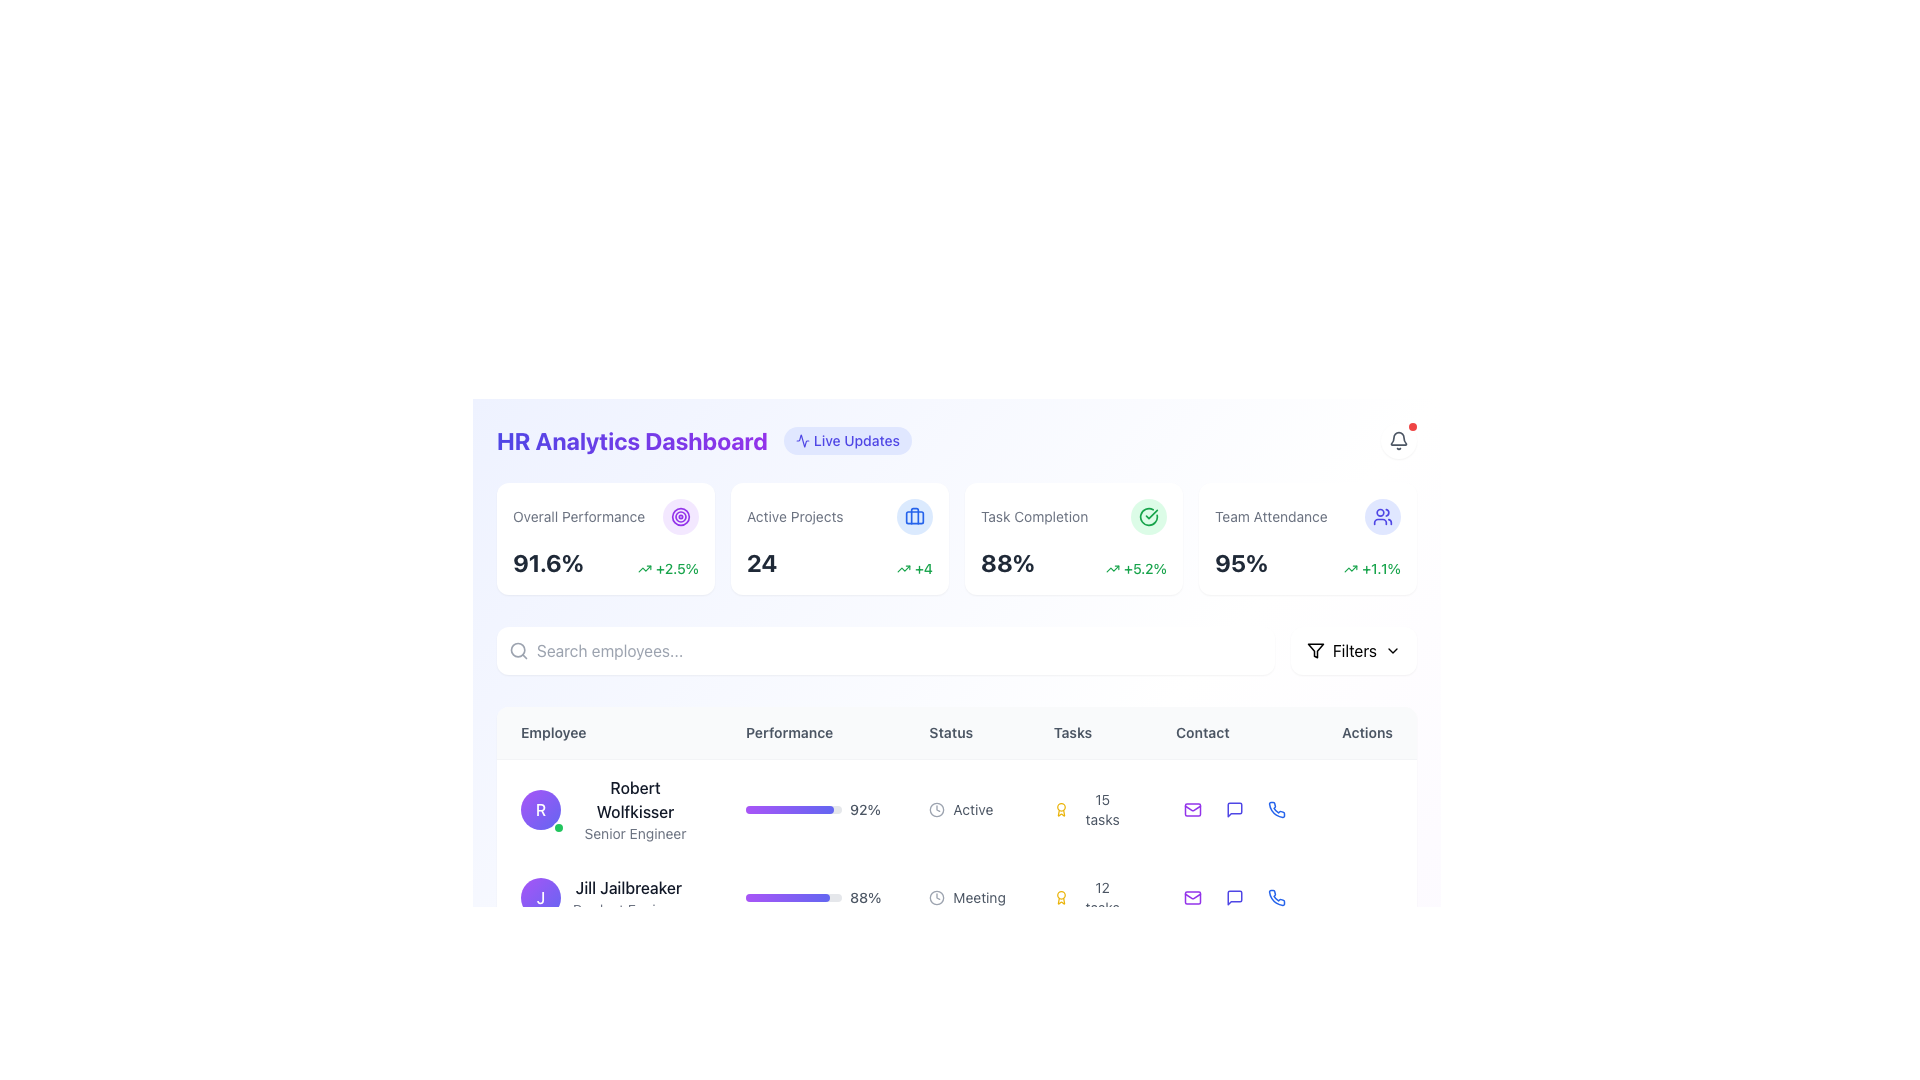  I want to click on a metric card in the summary dashboard section located at the upper part of the interface, so click(955, 548).